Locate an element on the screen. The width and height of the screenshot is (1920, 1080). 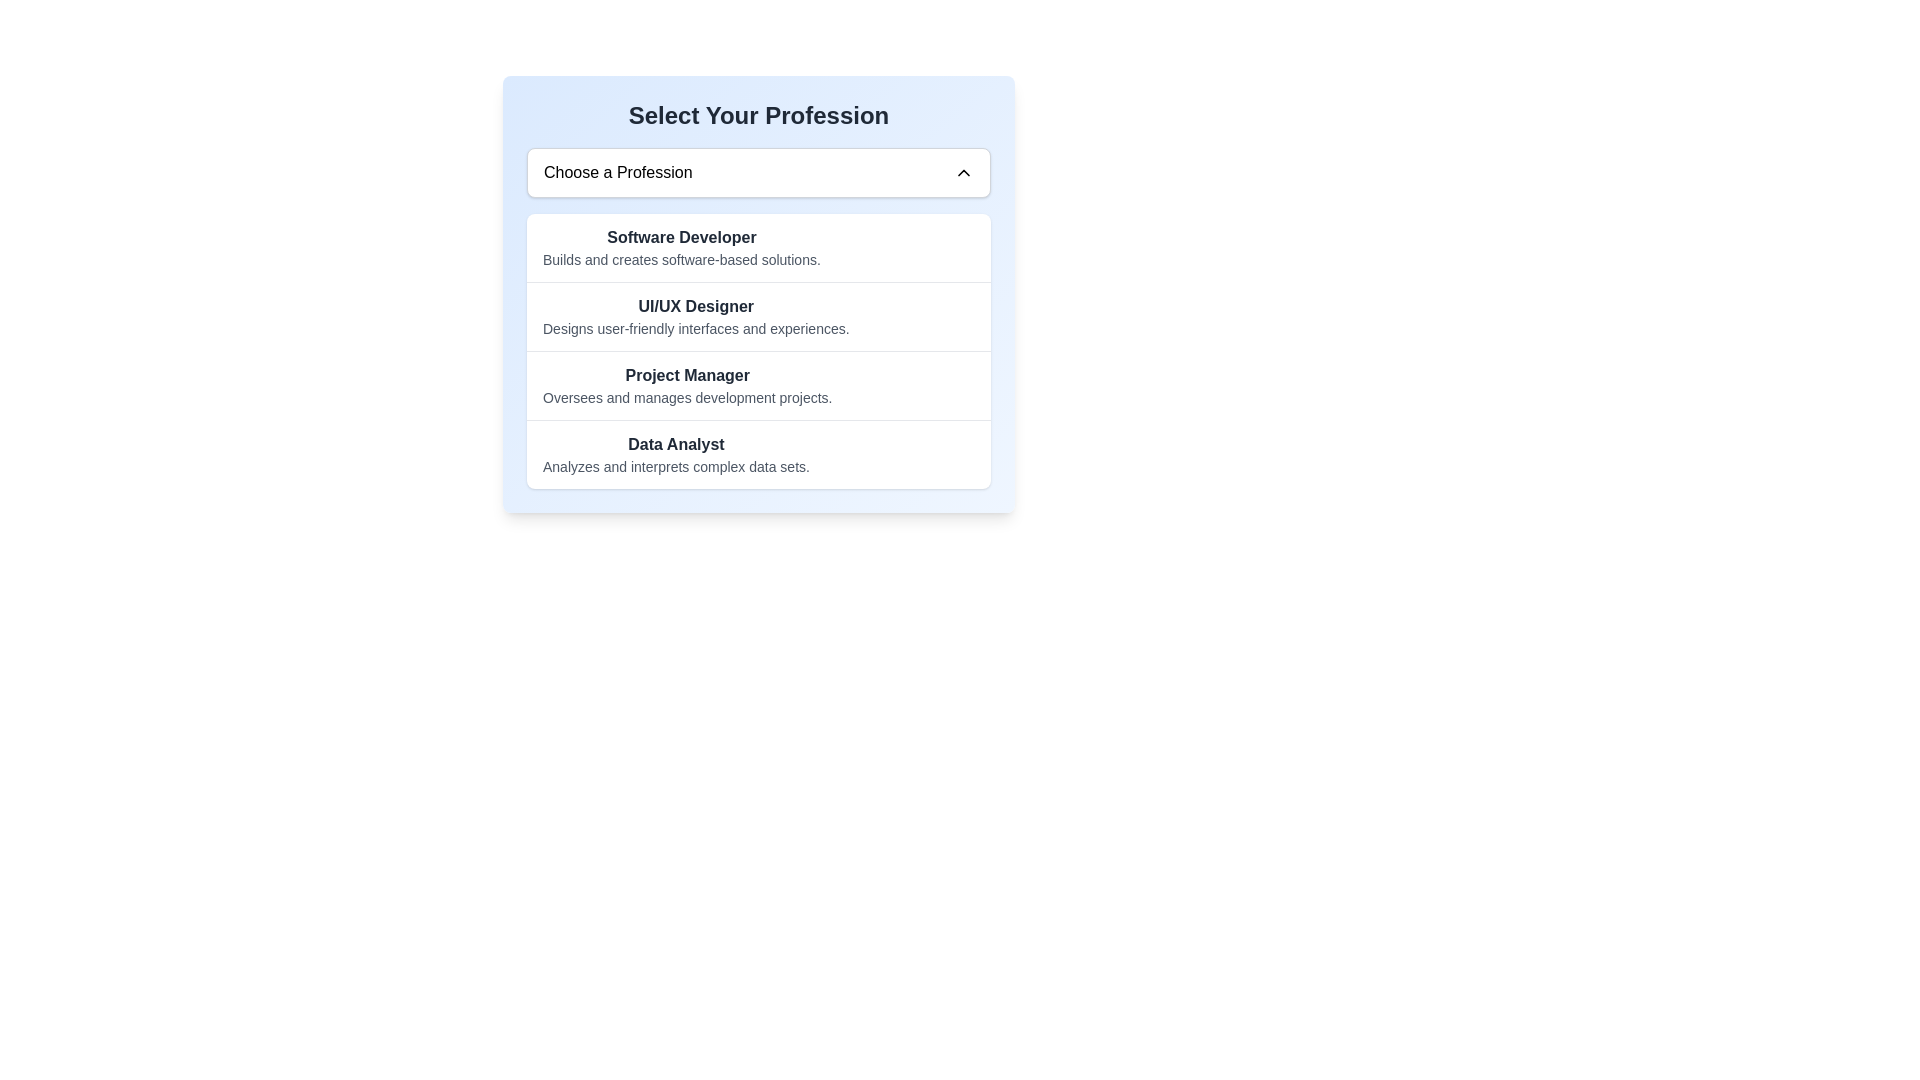
the text element providing a description of the 'Software Developer' profession, located below the 'Software Developer' label in the first row of the list under 'Select Your Profession.' is located at coordinates (681, 258).